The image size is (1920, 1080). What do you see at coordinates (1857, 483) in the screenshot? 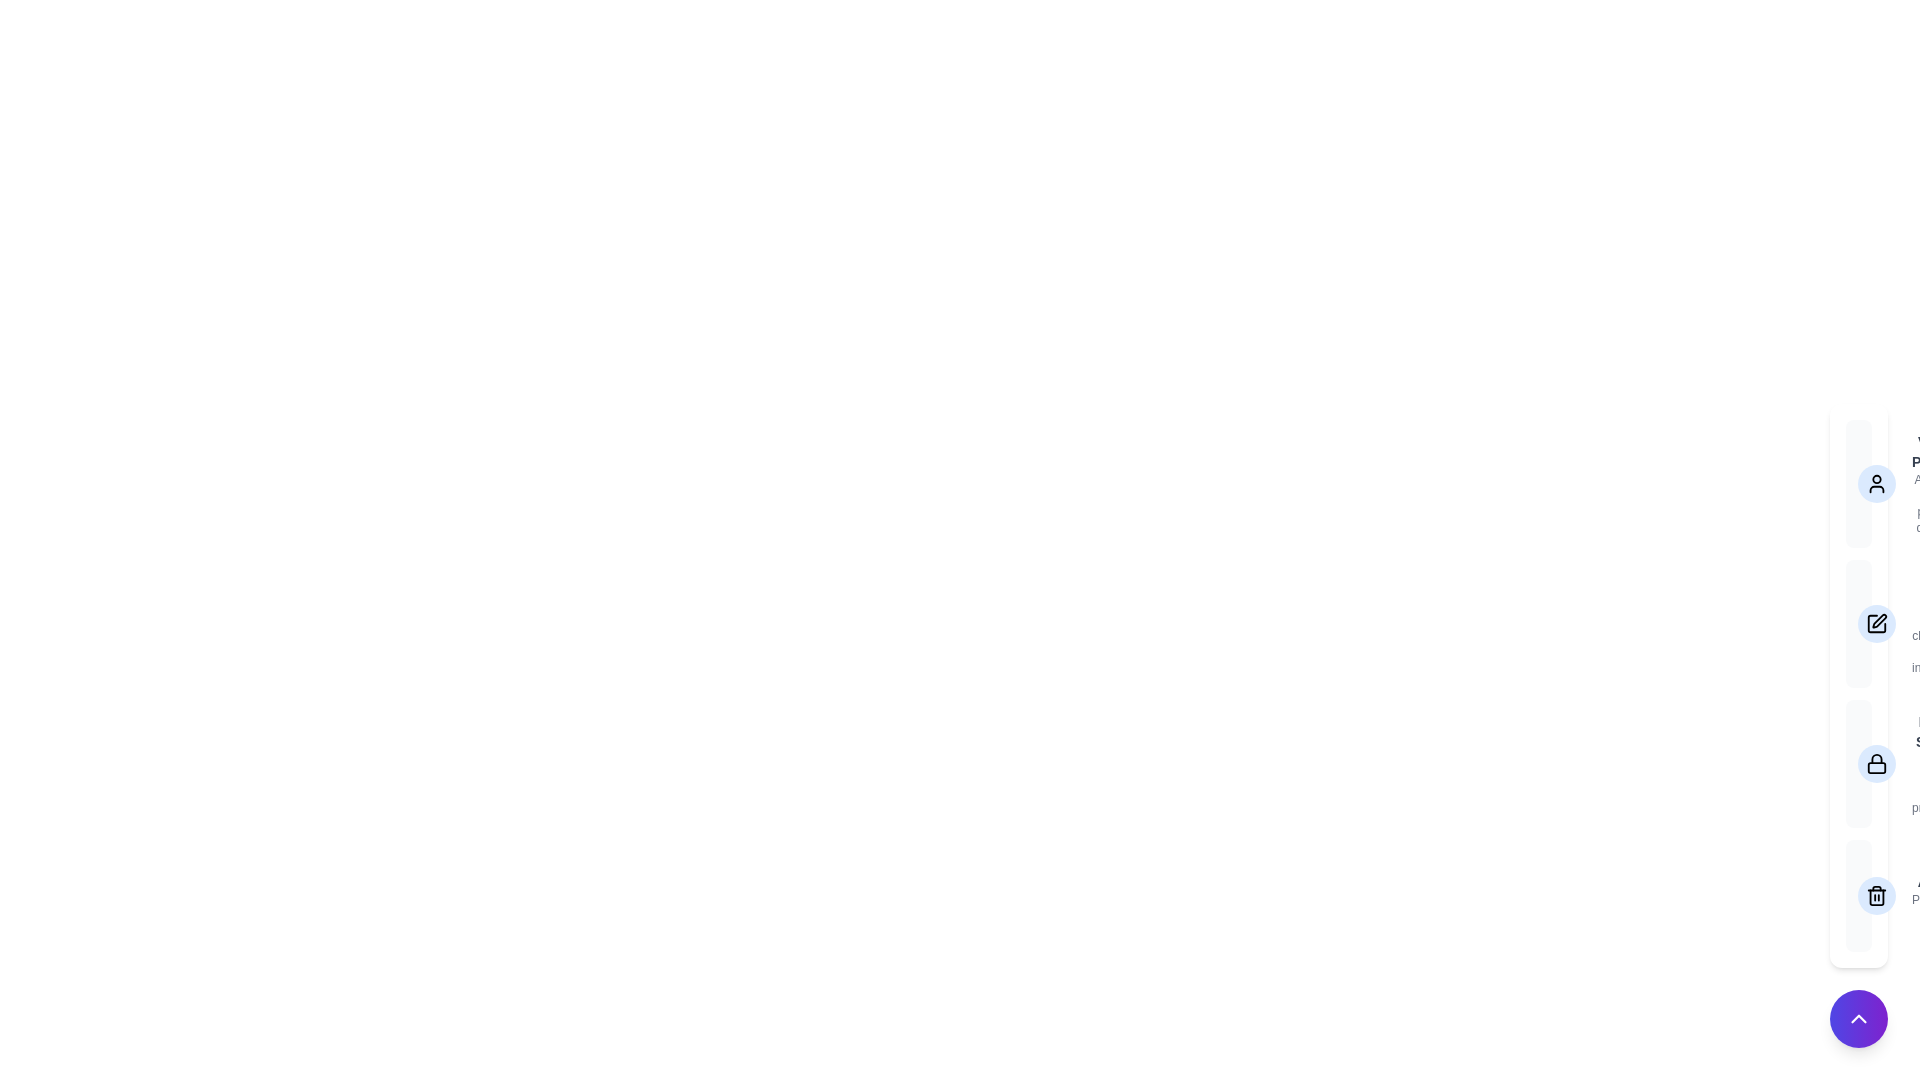
I see `the menu option labeled View Profile` at bounding box center [1857, 483].